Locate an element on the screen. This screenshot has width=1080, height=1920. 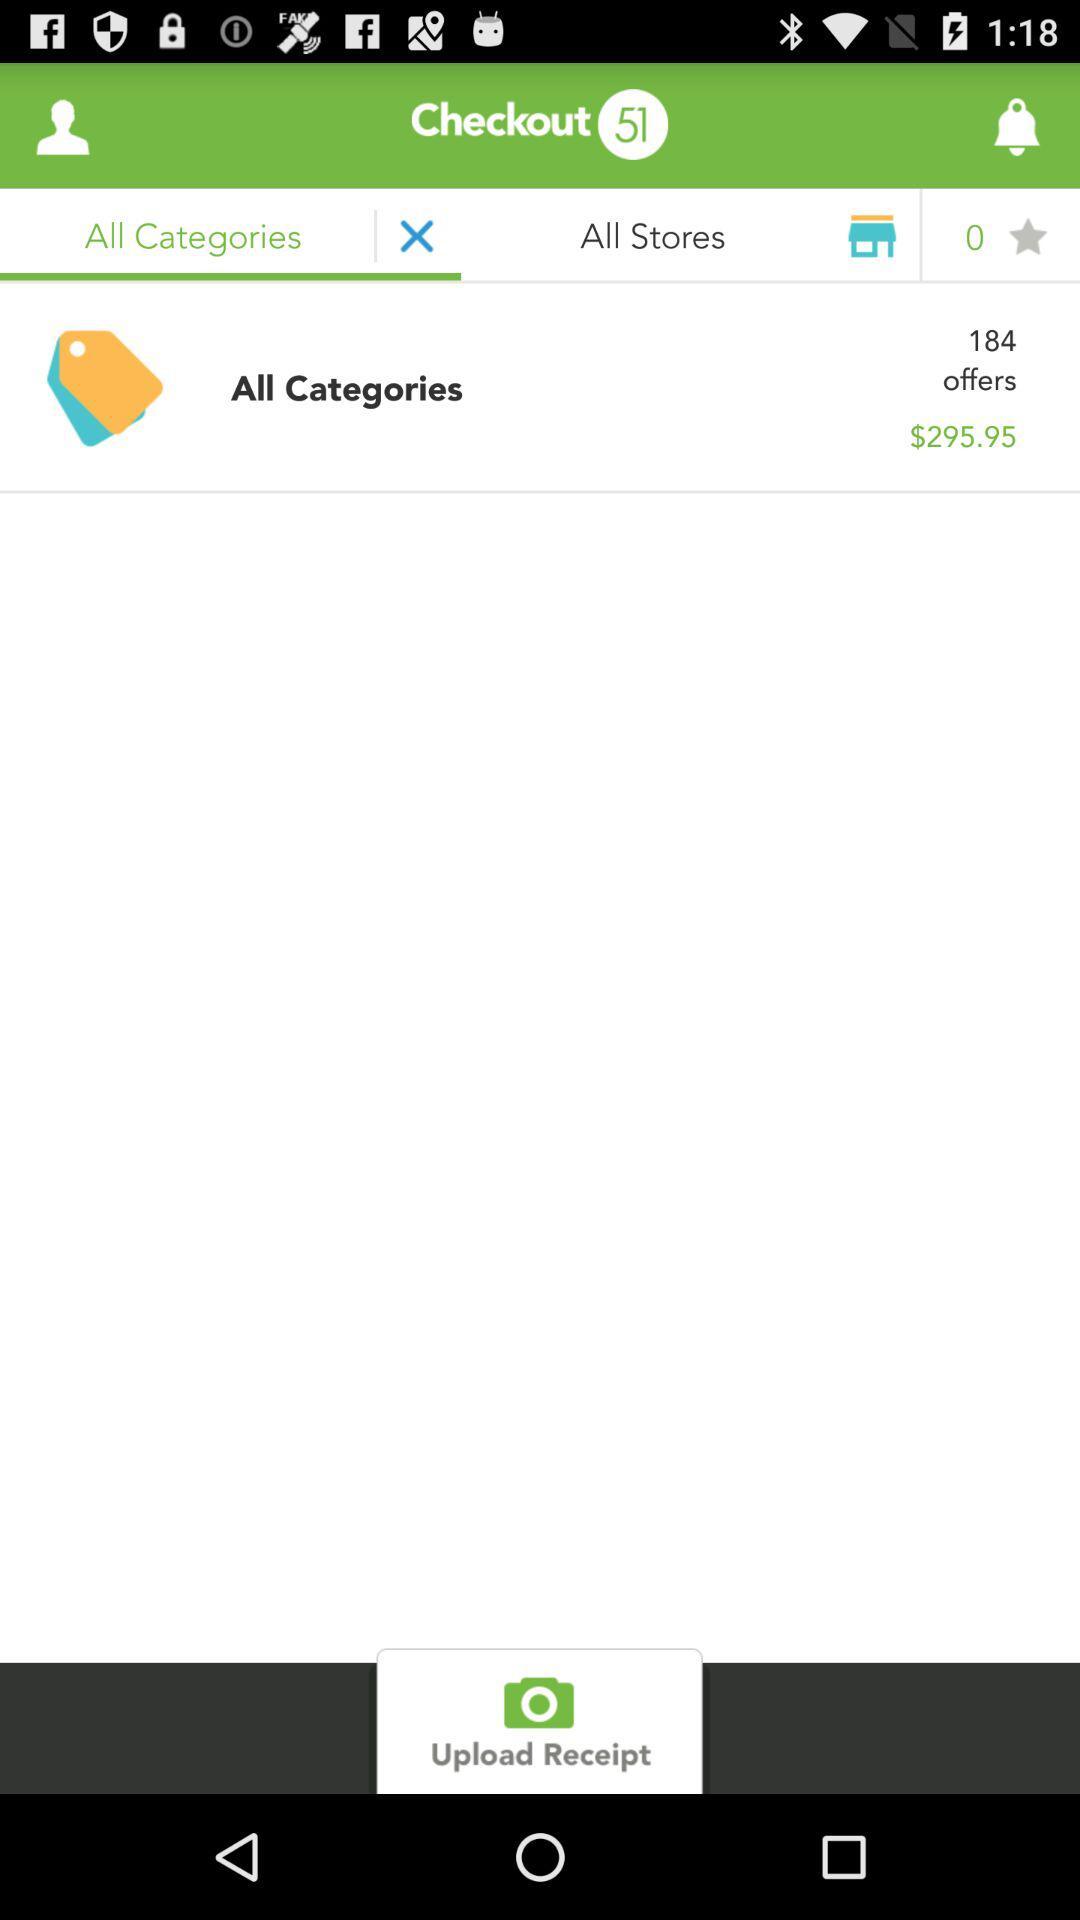
reminder is located at coordinates (960, 124).